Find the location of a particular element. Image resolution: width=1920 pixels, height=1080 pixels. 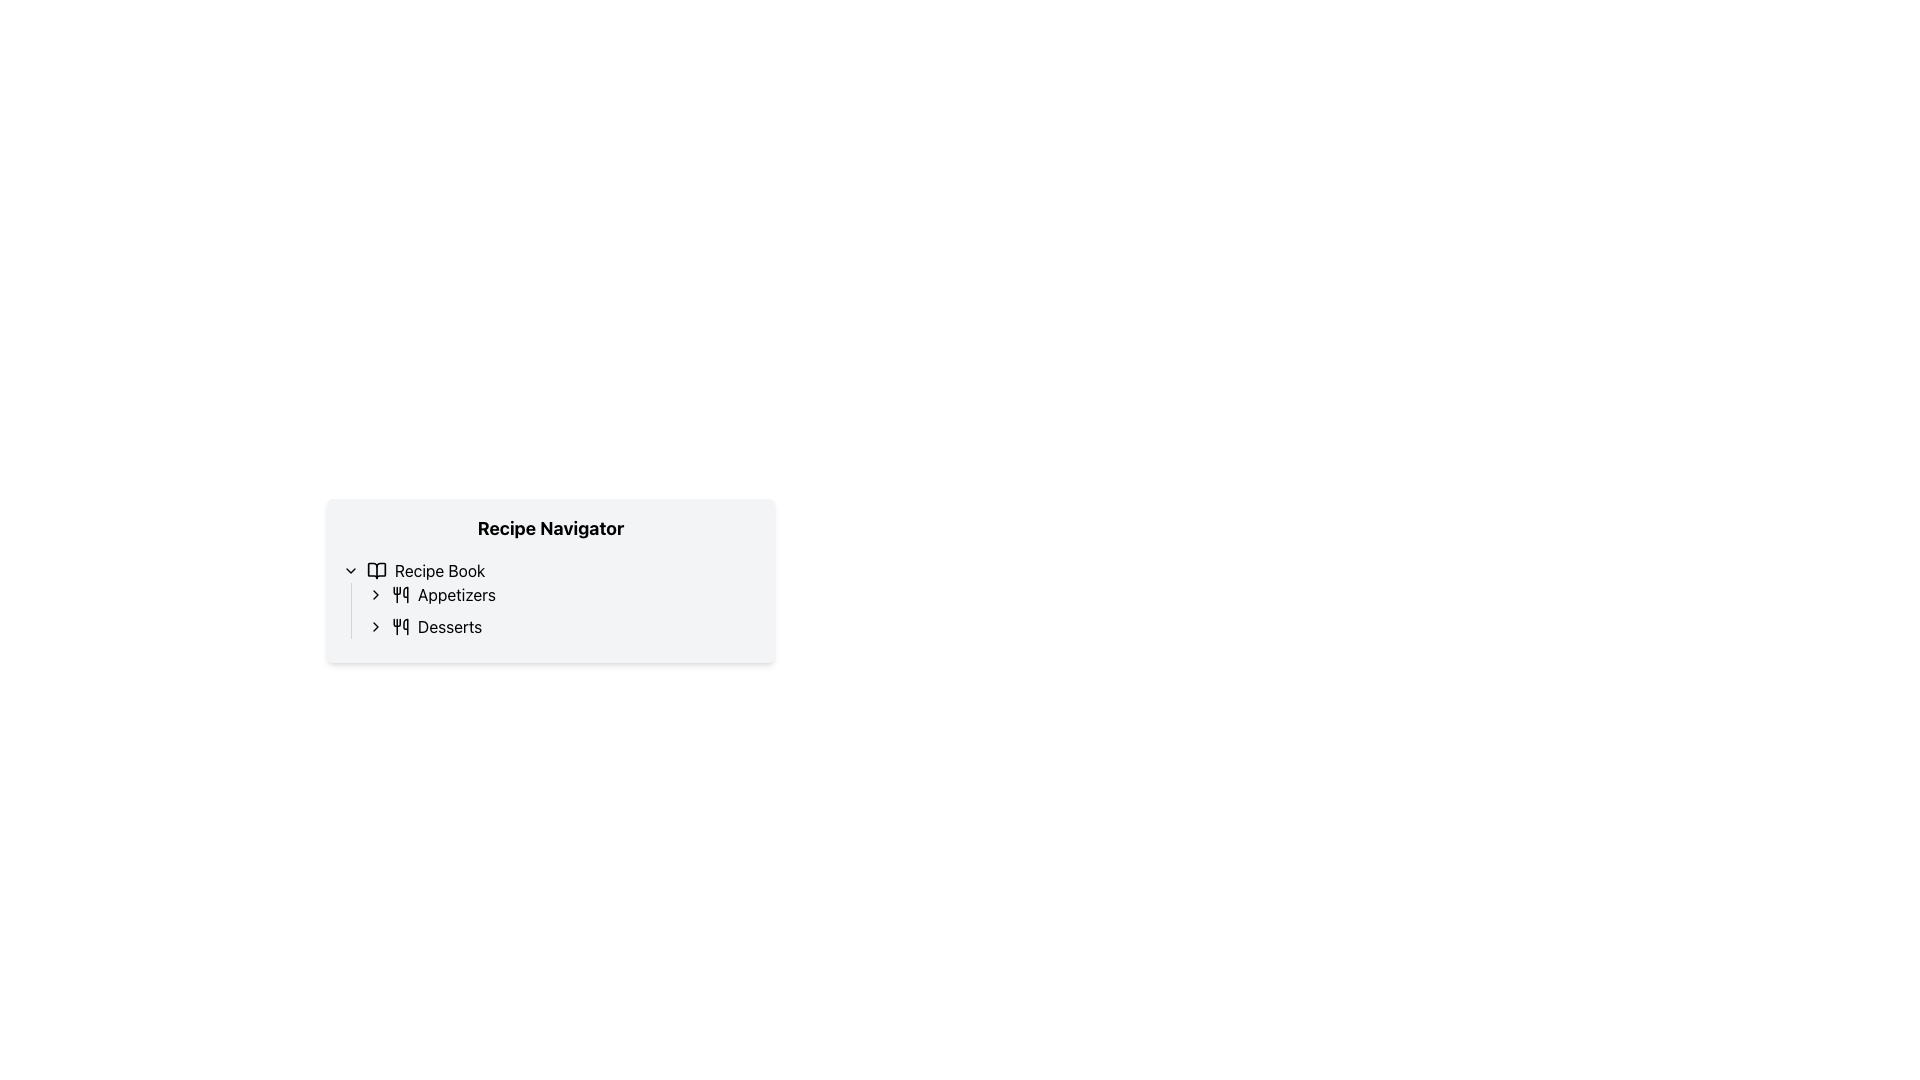

the open book icon located to the left of the 'Recipe Book' text in the 'Recipe Navigator' section is located at coordinates (377, 570).